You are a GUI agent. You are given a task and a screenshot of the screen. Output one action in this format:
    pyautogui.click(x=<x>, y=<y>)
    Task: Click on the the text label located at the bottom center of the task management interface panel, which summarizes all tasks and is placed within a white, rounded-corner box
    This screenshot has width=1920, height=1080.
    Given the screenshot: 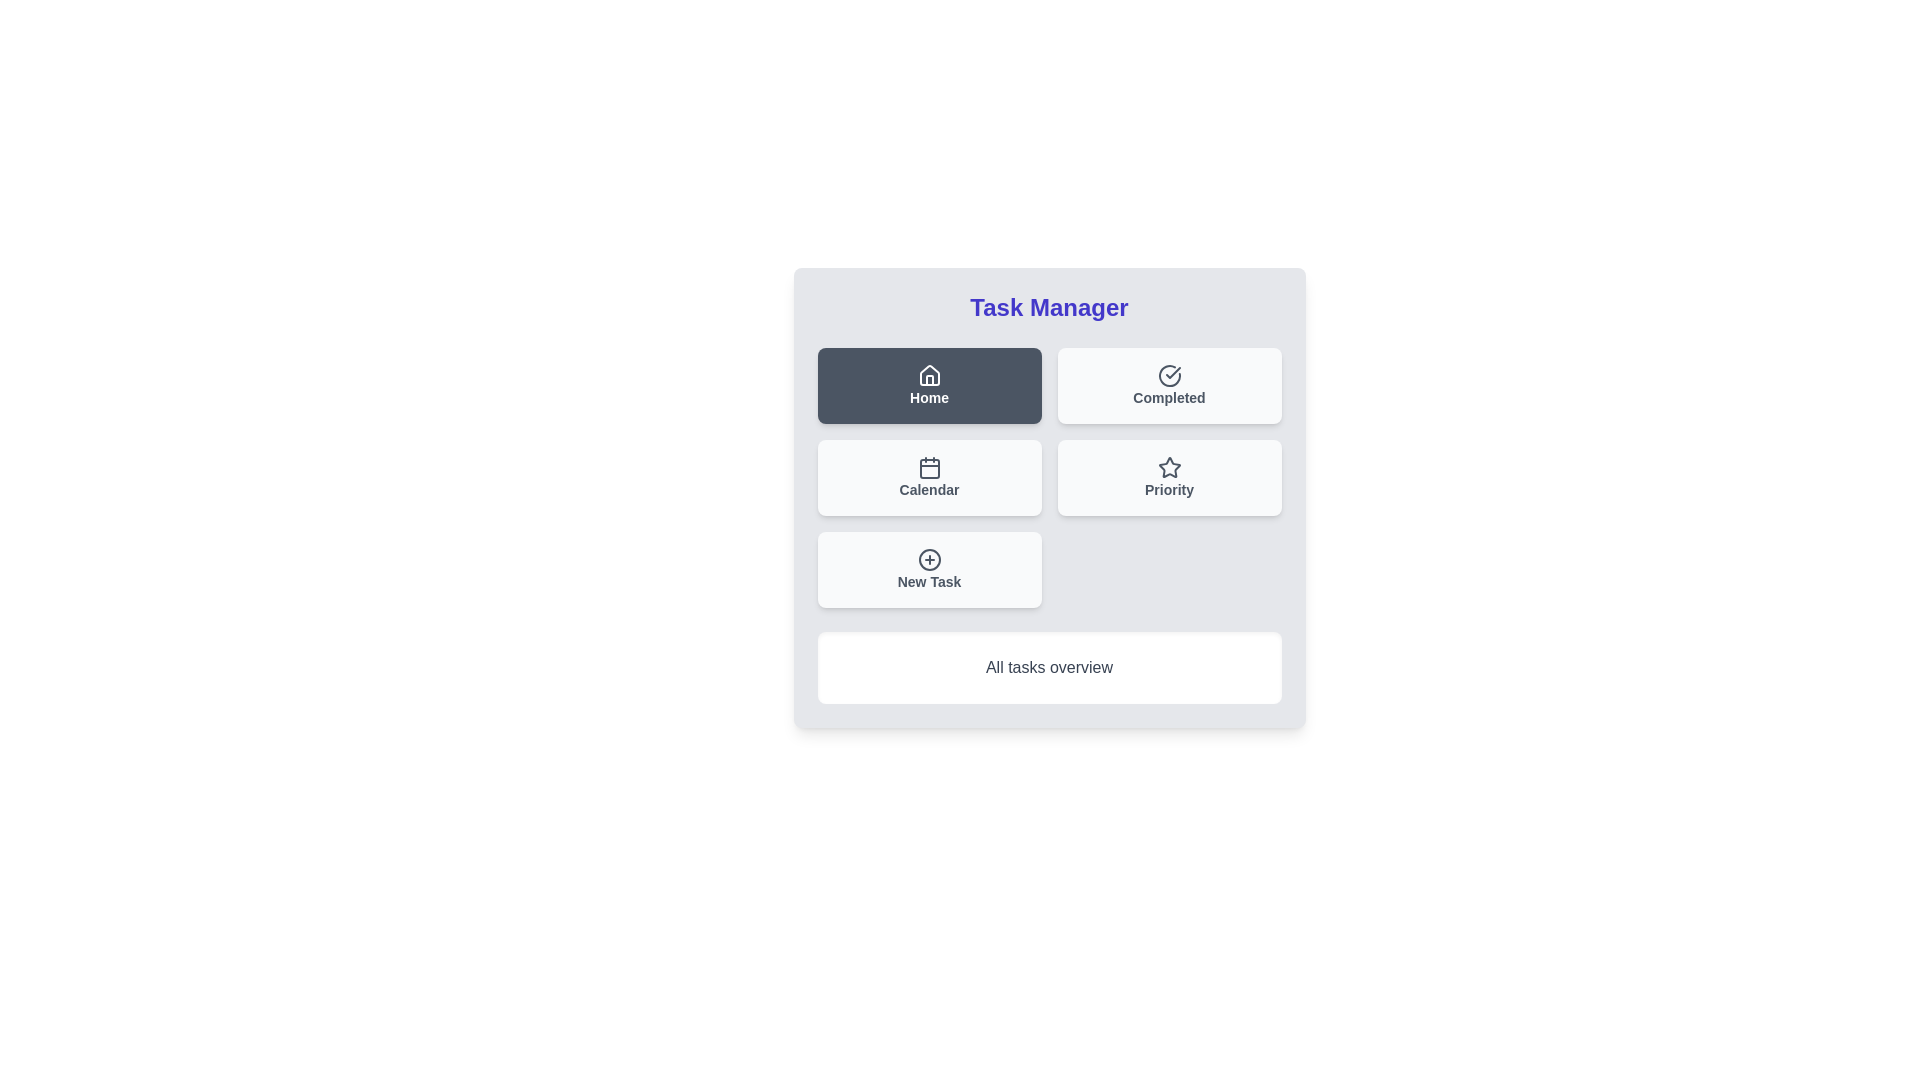 What is the action you would take?
    pyautogui.click(x=1048, y=667)
    